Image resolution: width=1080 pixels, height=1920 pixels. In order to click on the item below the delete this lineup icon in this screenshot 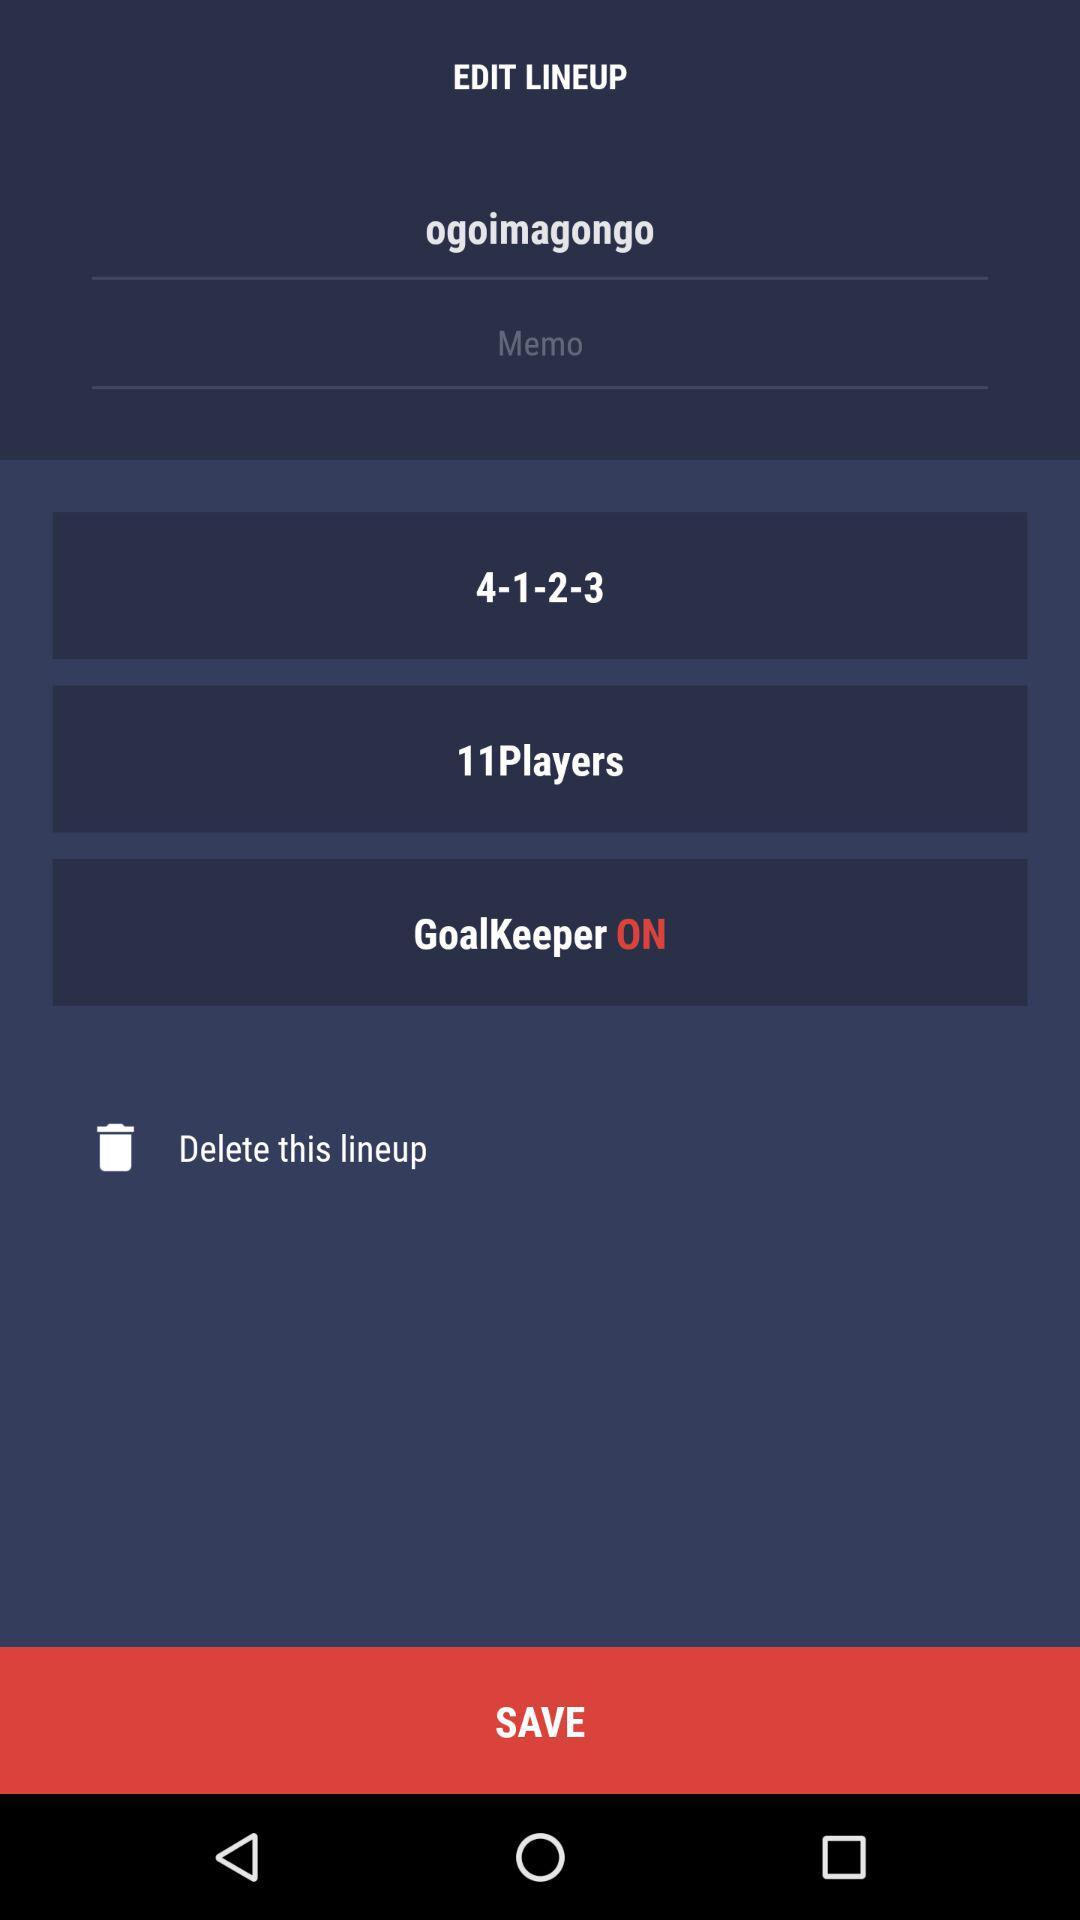, I will do `click(540, 1719)`.